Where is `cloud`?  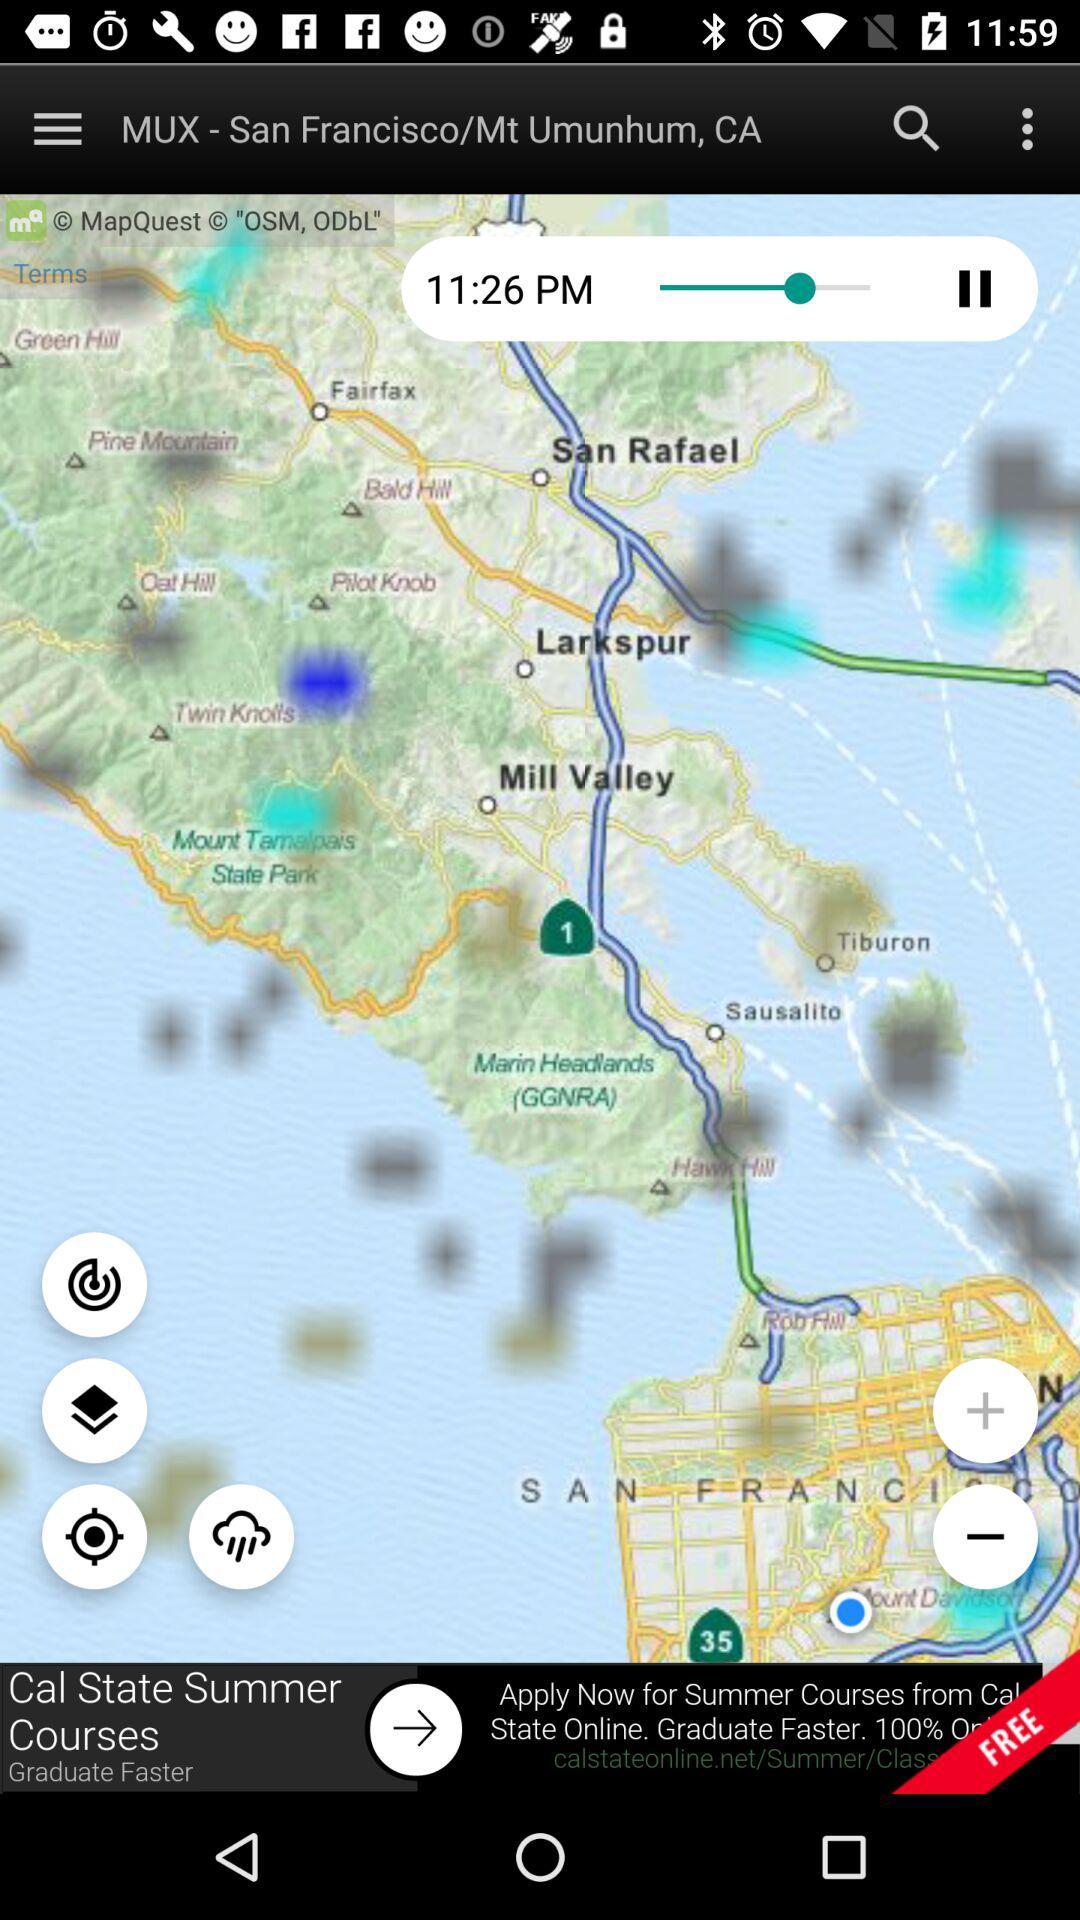
cloud is located at coordinates (240, 1535).